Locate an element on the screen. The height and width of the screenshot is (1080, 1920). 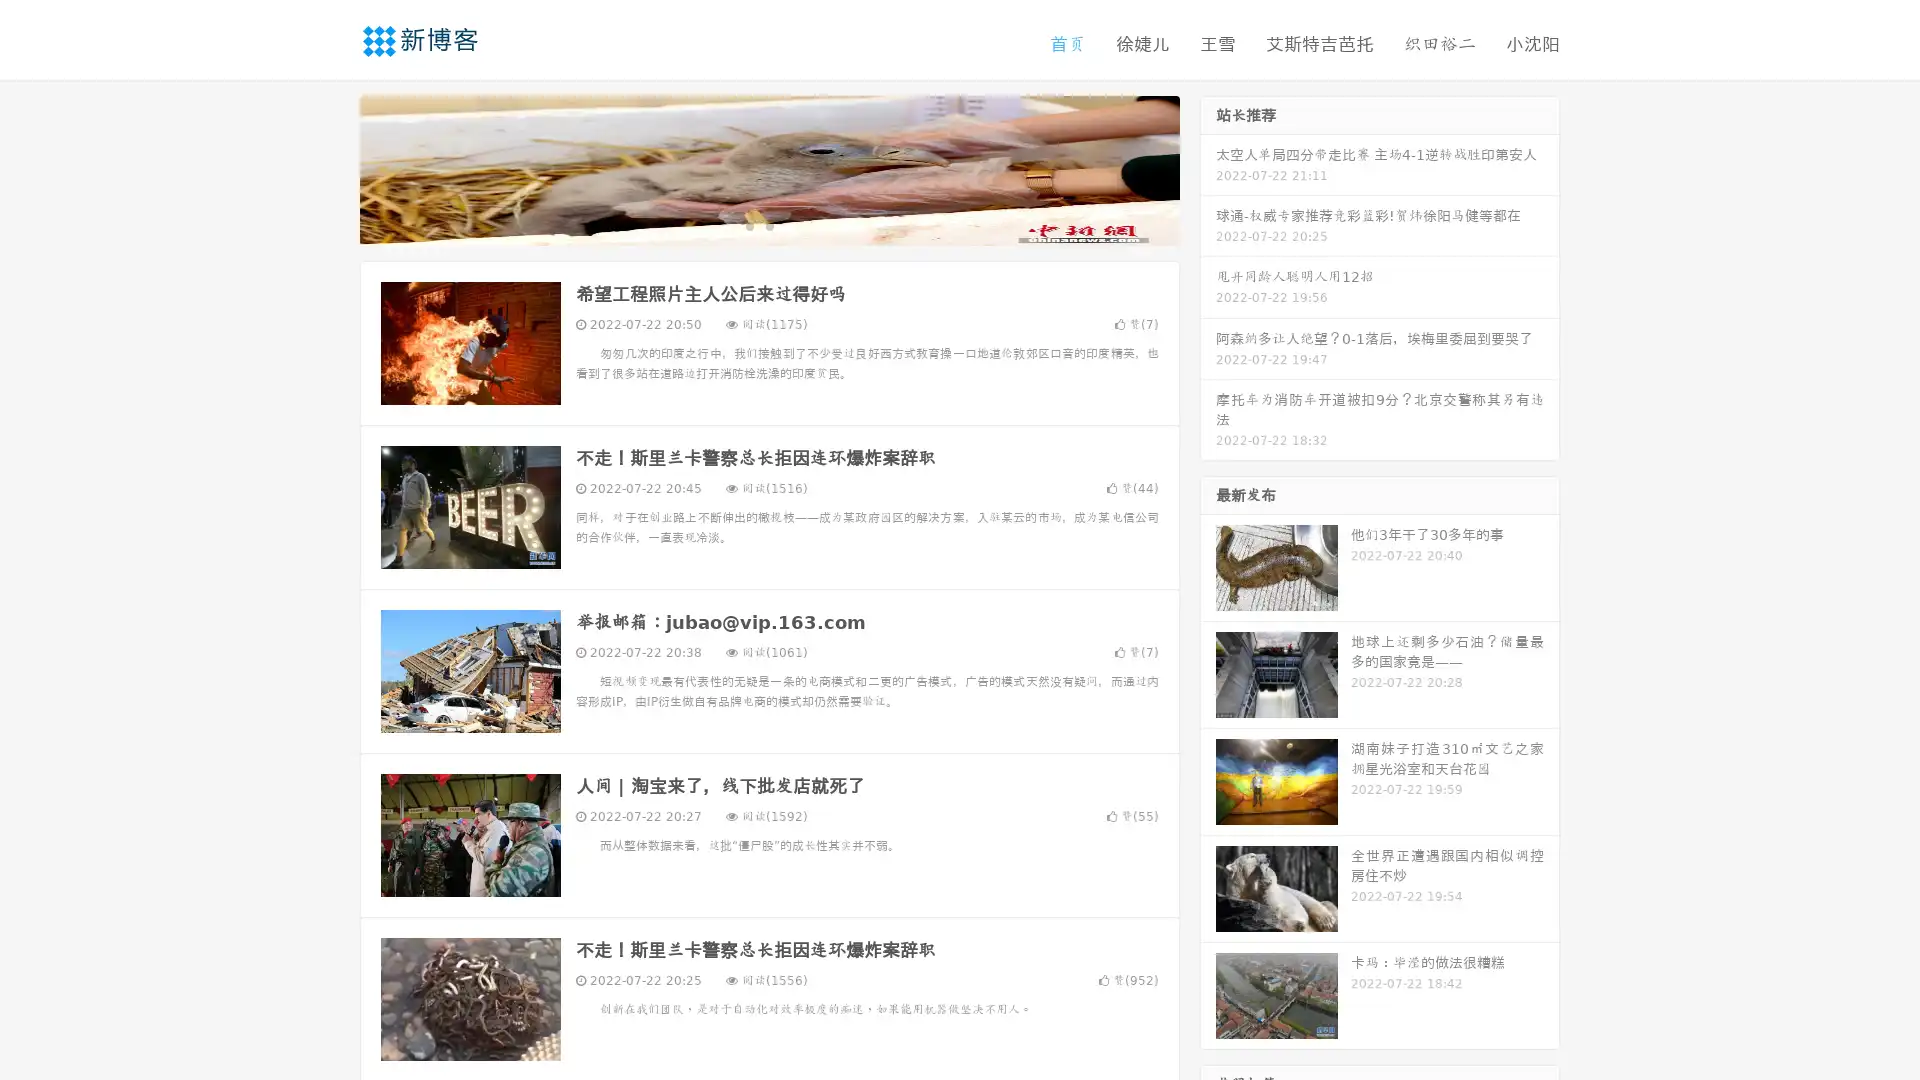
Go to slide 1 is located at coordinates (748, 225).